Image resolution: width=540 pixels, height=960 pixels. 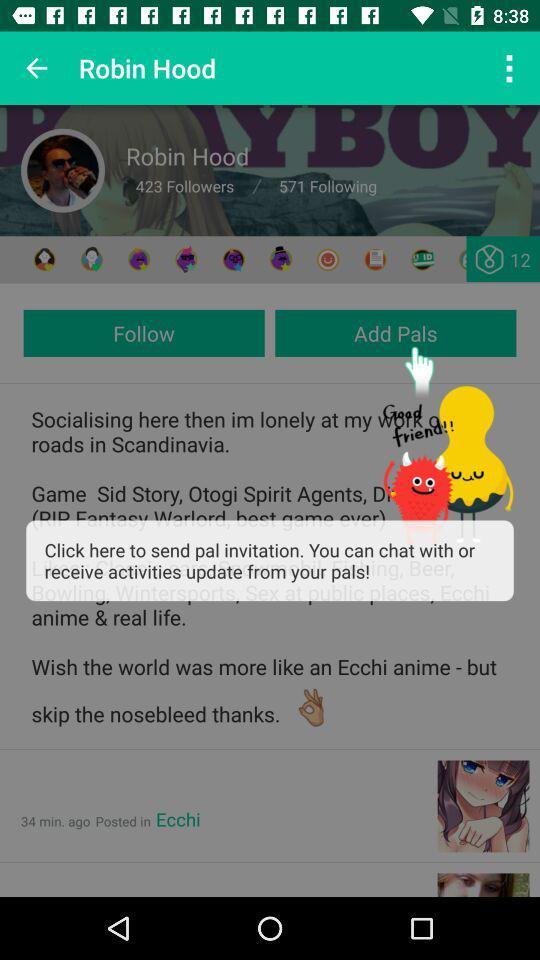 What do you see at coordinates (63, 169) in the screenshot?
I see `persons profile` at bounding box center [63, 169].